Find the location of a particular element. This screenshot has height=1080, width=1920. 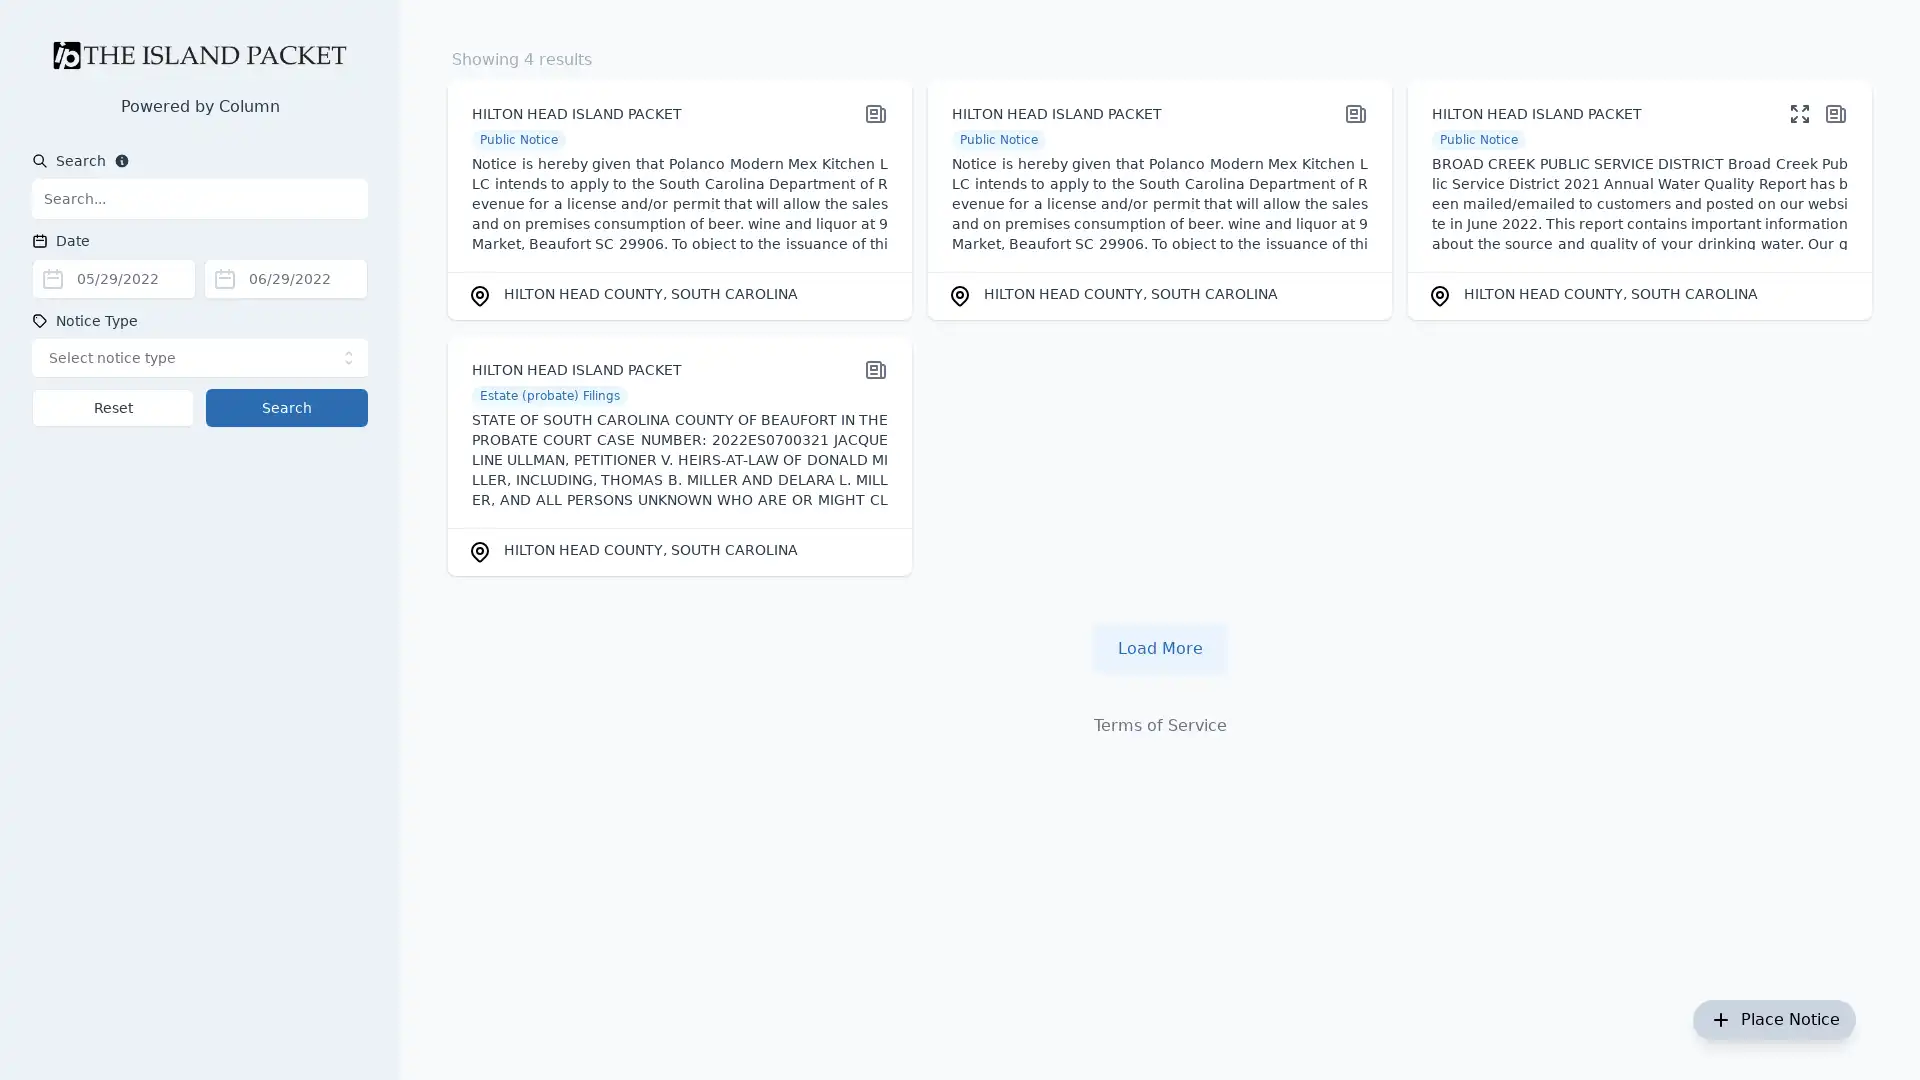

Reset search is located at coordinates (112, 407).